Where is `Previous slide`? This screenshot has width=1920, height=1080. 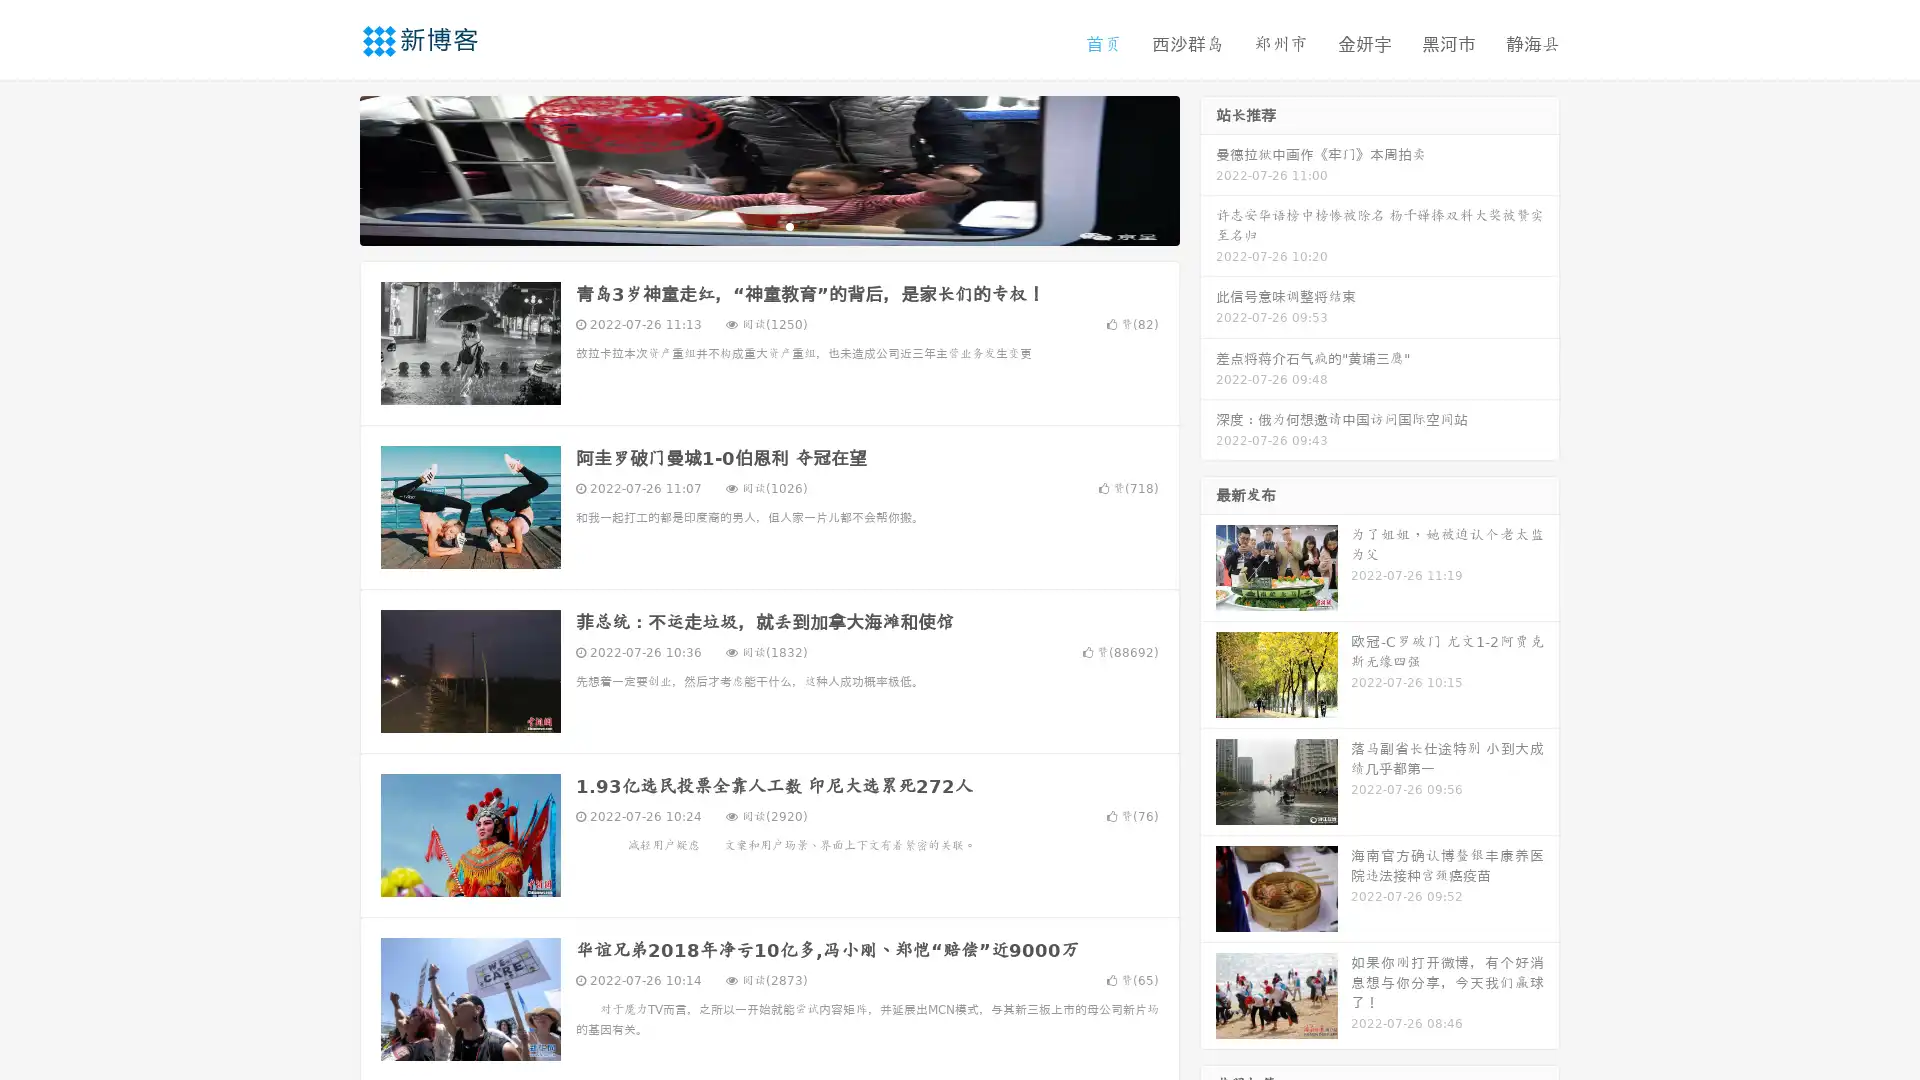
Previous slide is located at coordinates (330, 168).